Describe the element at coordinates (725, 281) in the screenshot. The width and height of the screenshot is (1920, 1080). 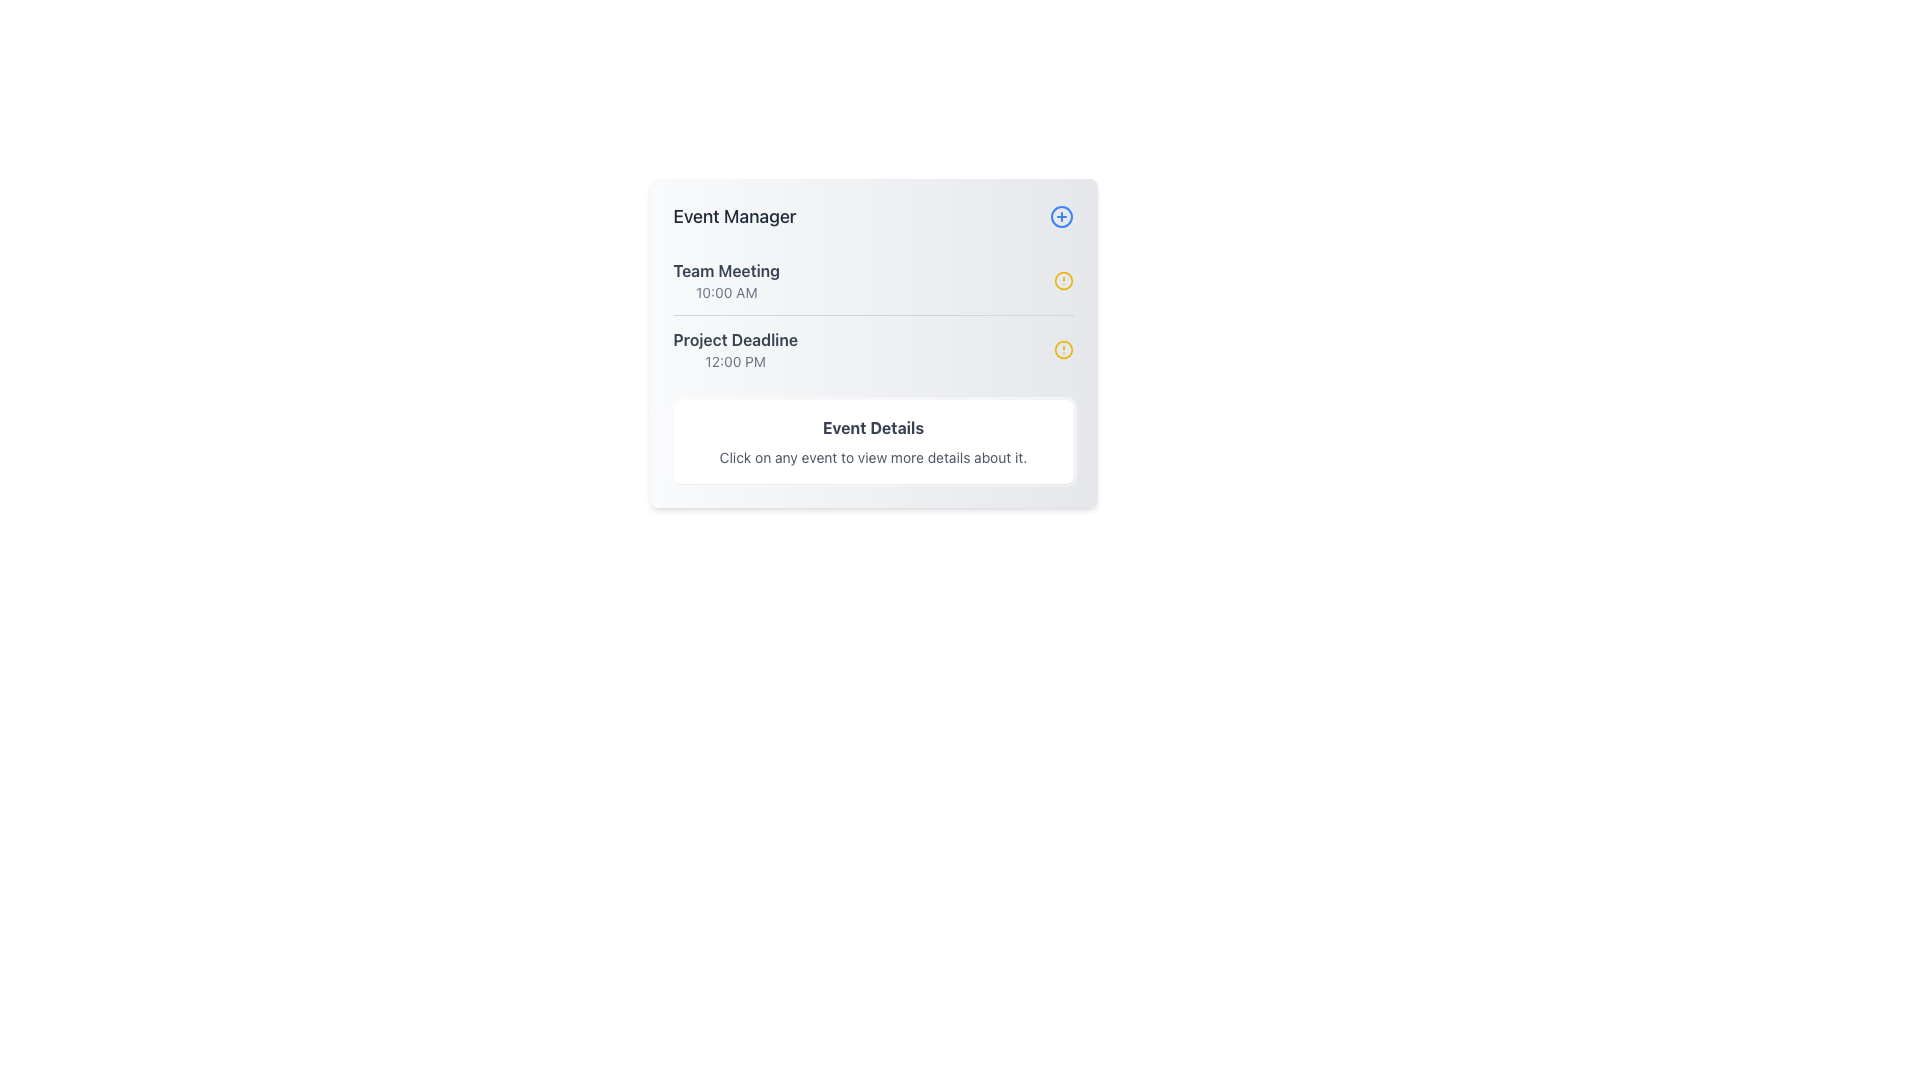
I see `the 'Team Meeting' text block in the 'Event Manager' section` at that location.